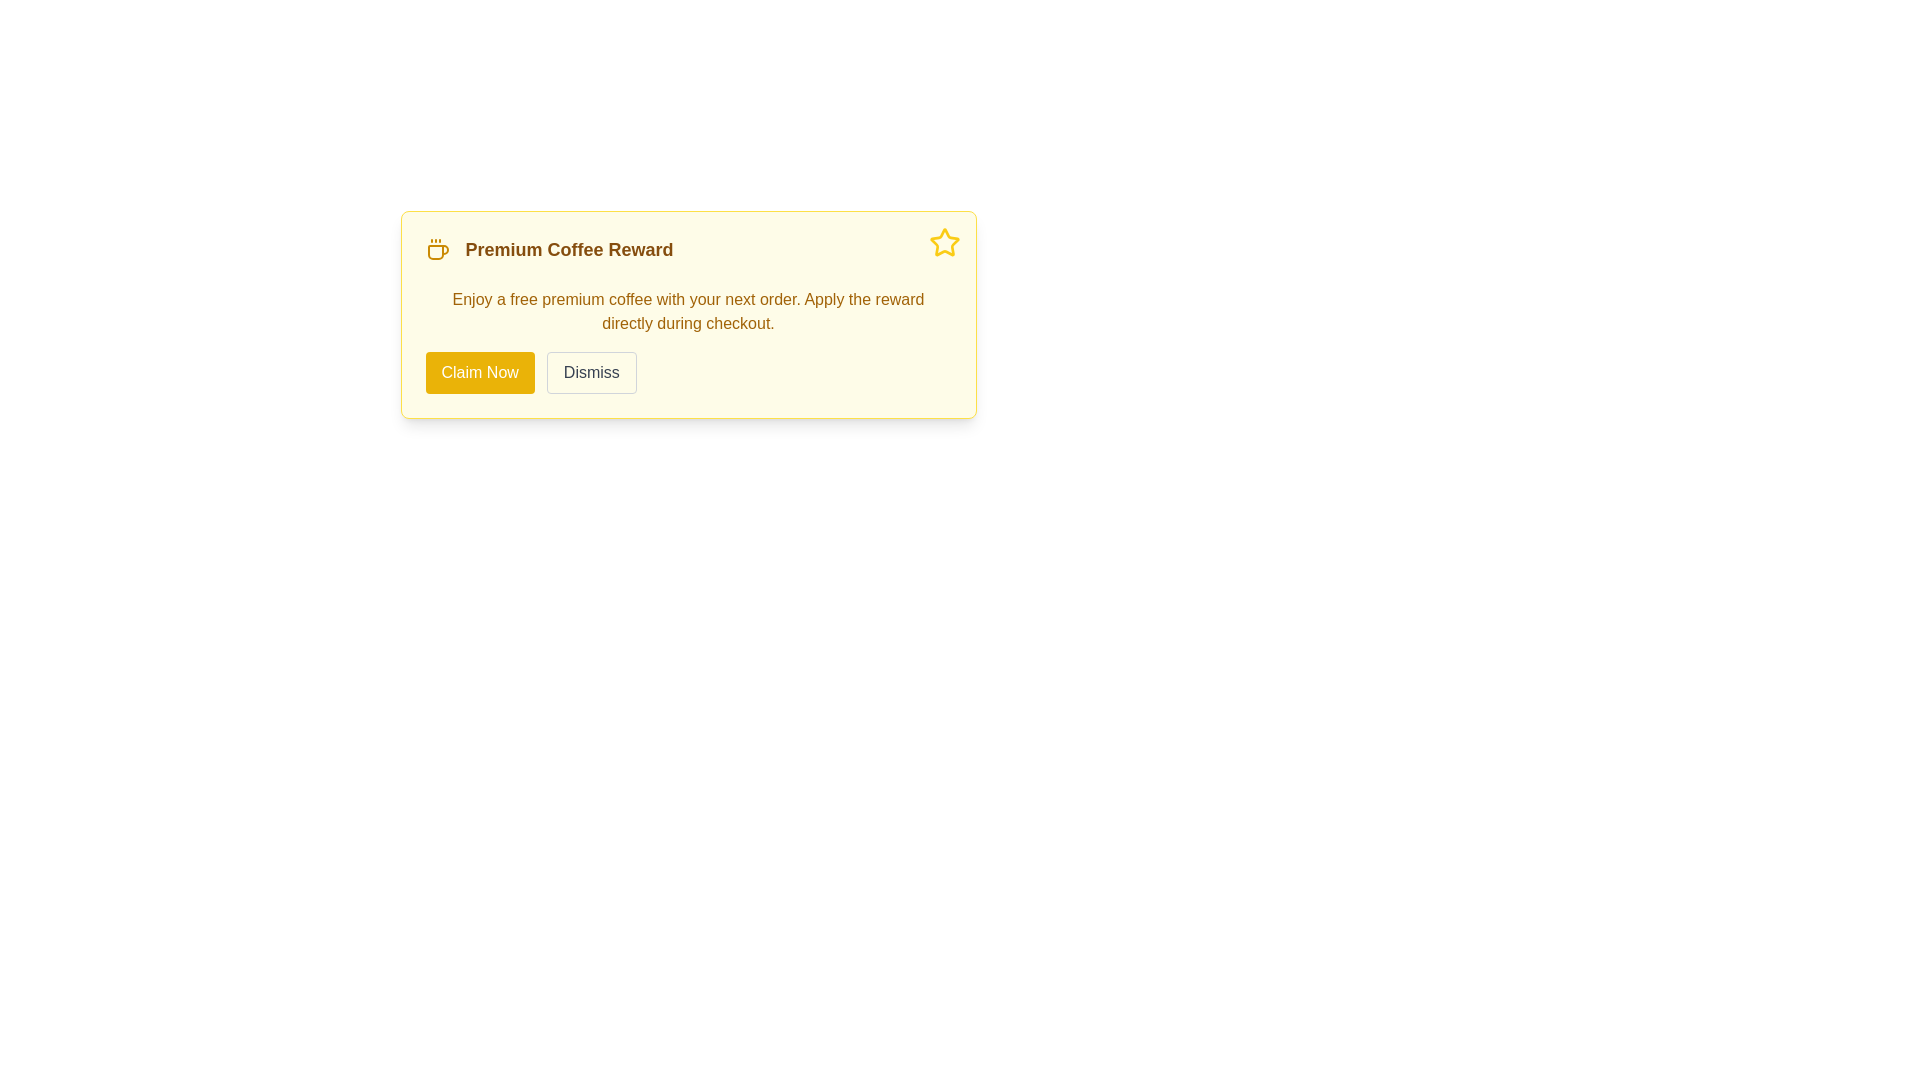  What do you see at coordinates (688, 312) in the screenshot?
I see `the descriptive text element that provides information about the 'Premium Coffee Reward', which is located in the middle section of the notification card, below the title and above the buttons` at bounding box center [688, 312].